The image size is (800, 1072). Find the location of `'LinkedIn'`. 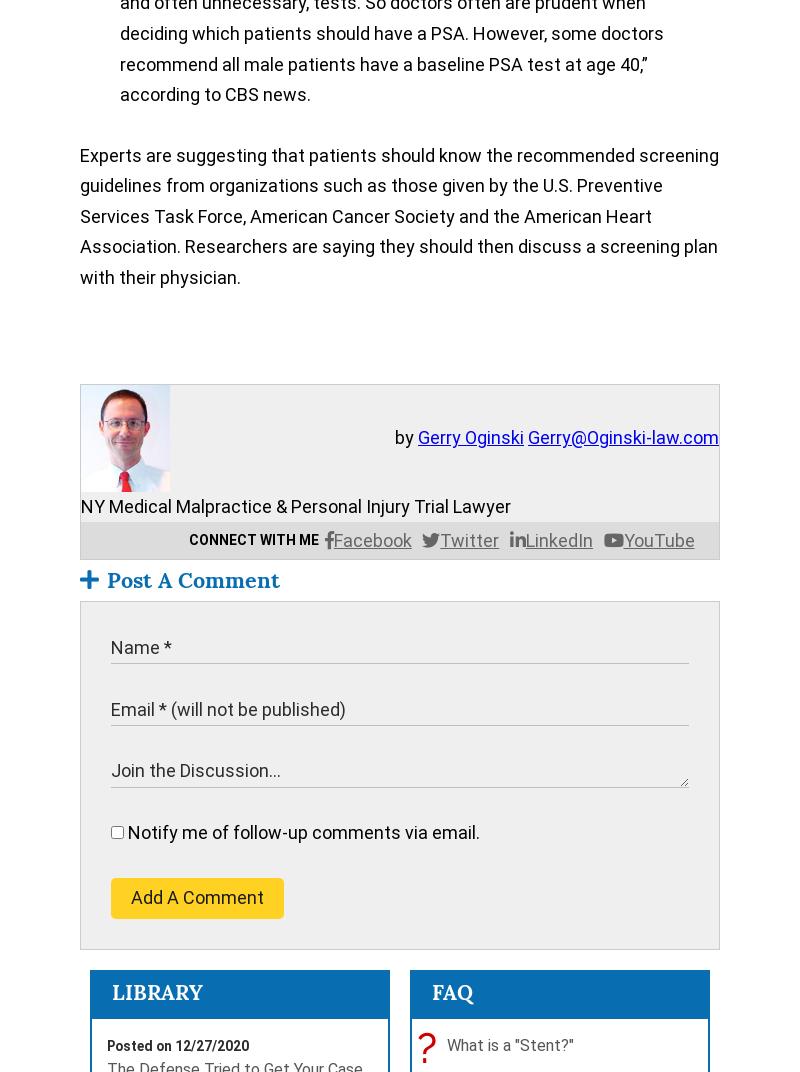

'LinkedIn' is located at coordinates (558, 539).